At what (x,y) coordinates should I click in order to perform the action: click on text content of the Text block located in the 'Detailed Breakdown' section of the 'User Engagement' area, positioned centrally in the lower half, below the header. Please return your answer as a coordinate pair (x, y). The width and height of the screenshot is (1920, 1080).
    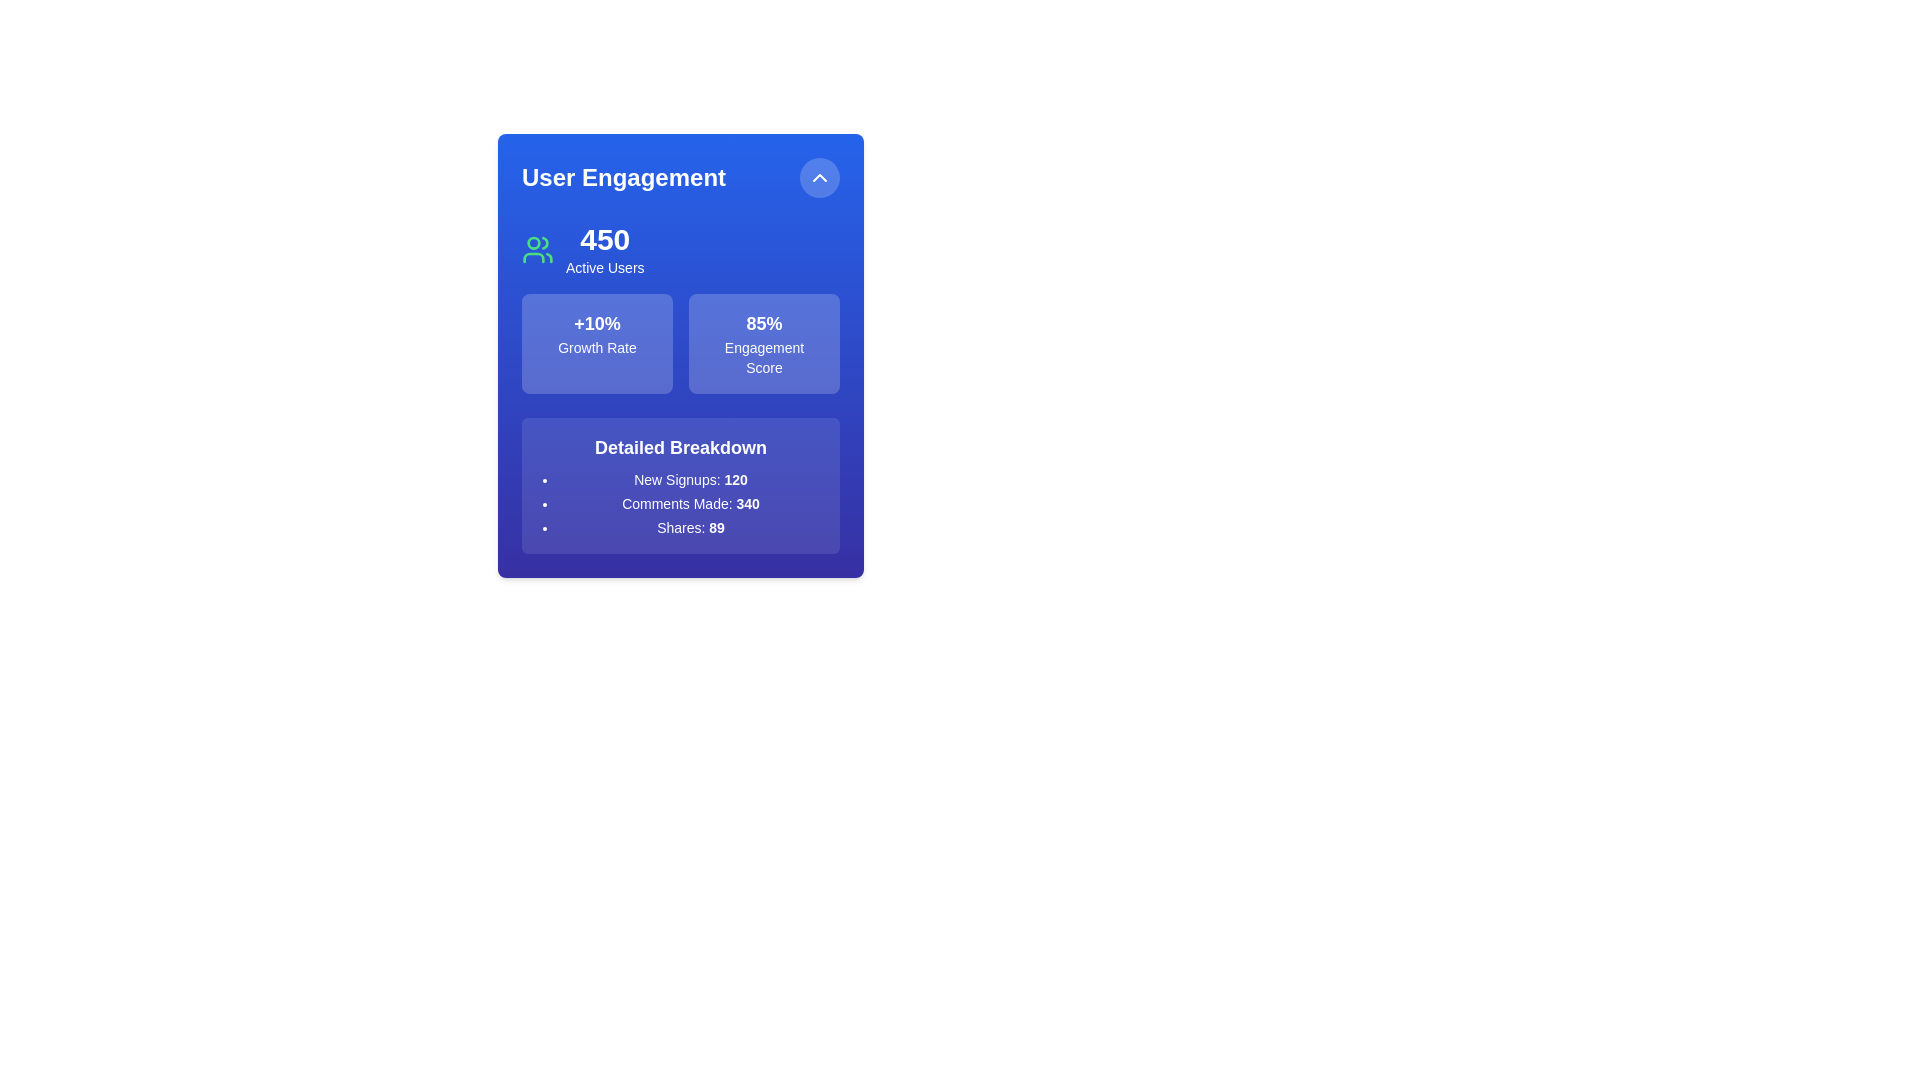
    Looking at the image, I should click on (691, 503).